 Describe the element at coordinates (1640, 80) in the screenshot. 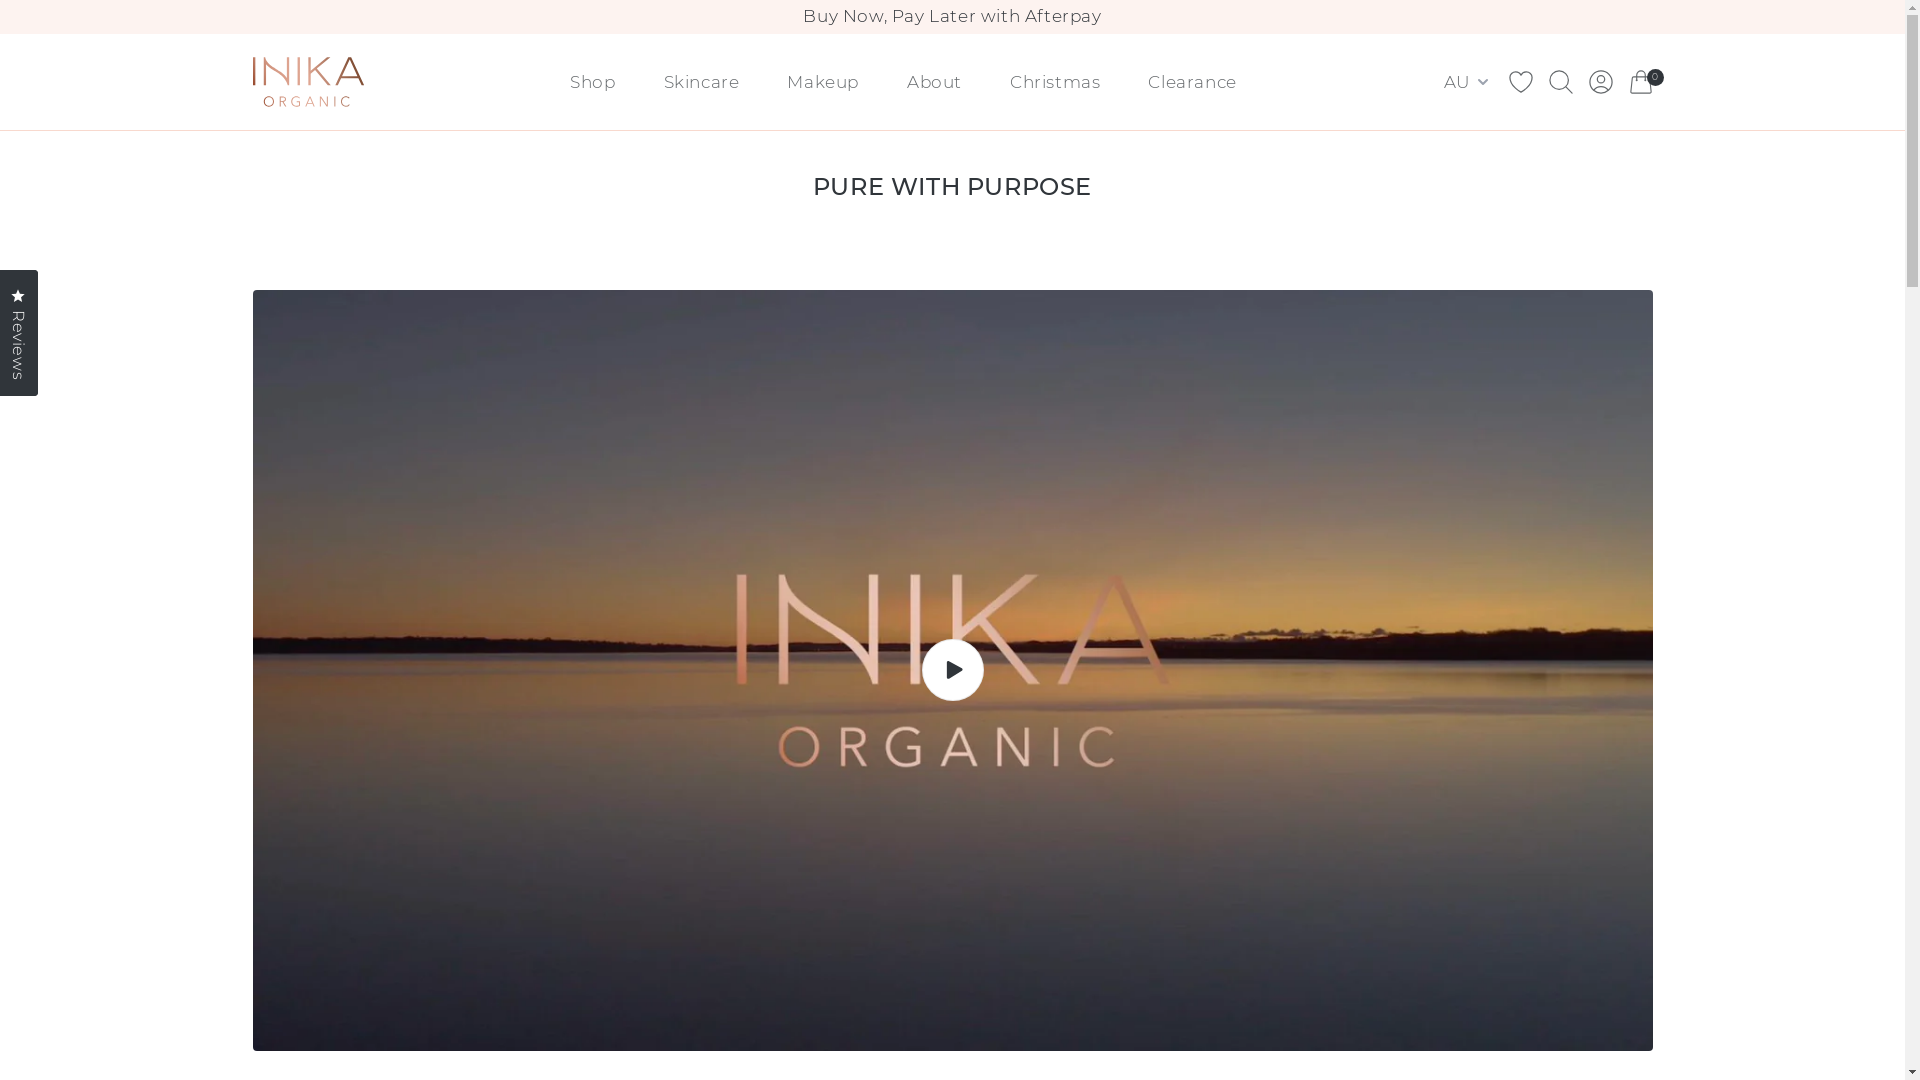

I see `'Cart Icon` at that location.